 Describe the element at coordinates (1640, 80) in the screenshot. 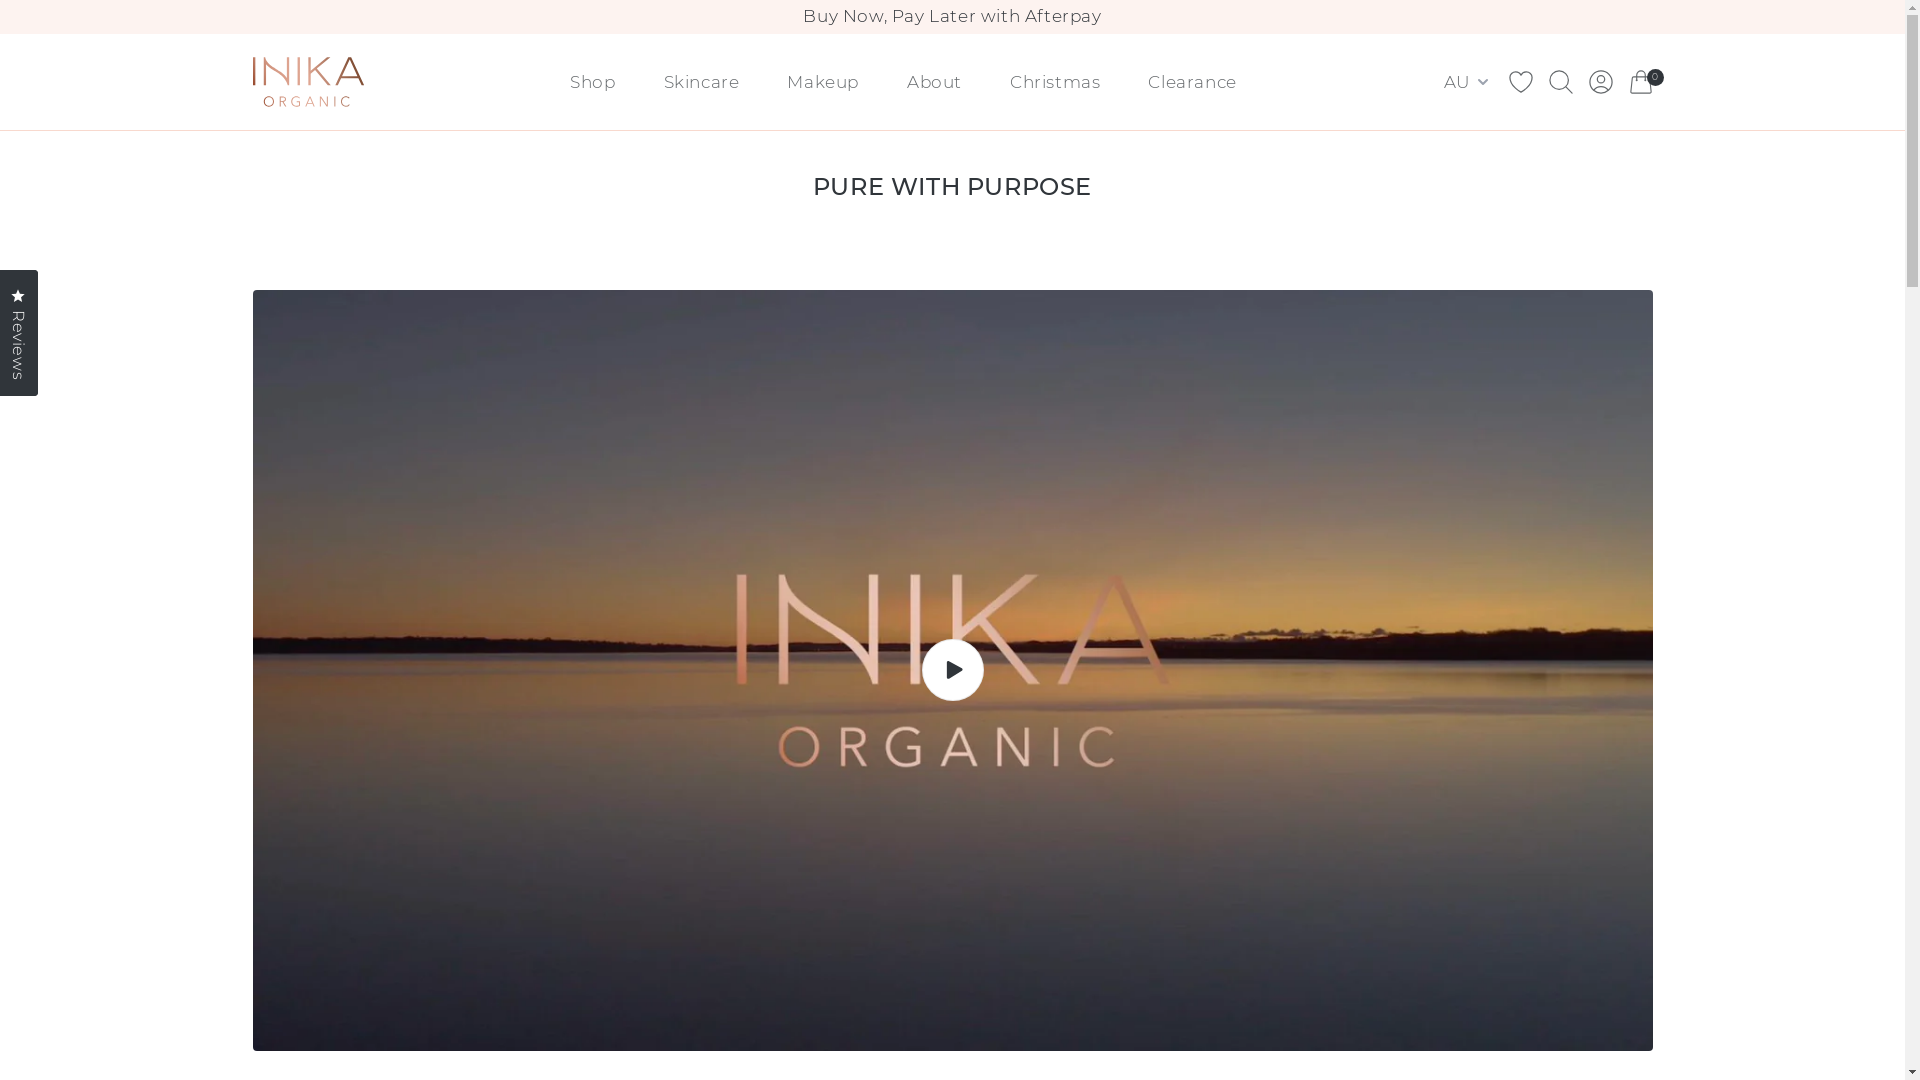

I see `'Cart Icon` at that location.